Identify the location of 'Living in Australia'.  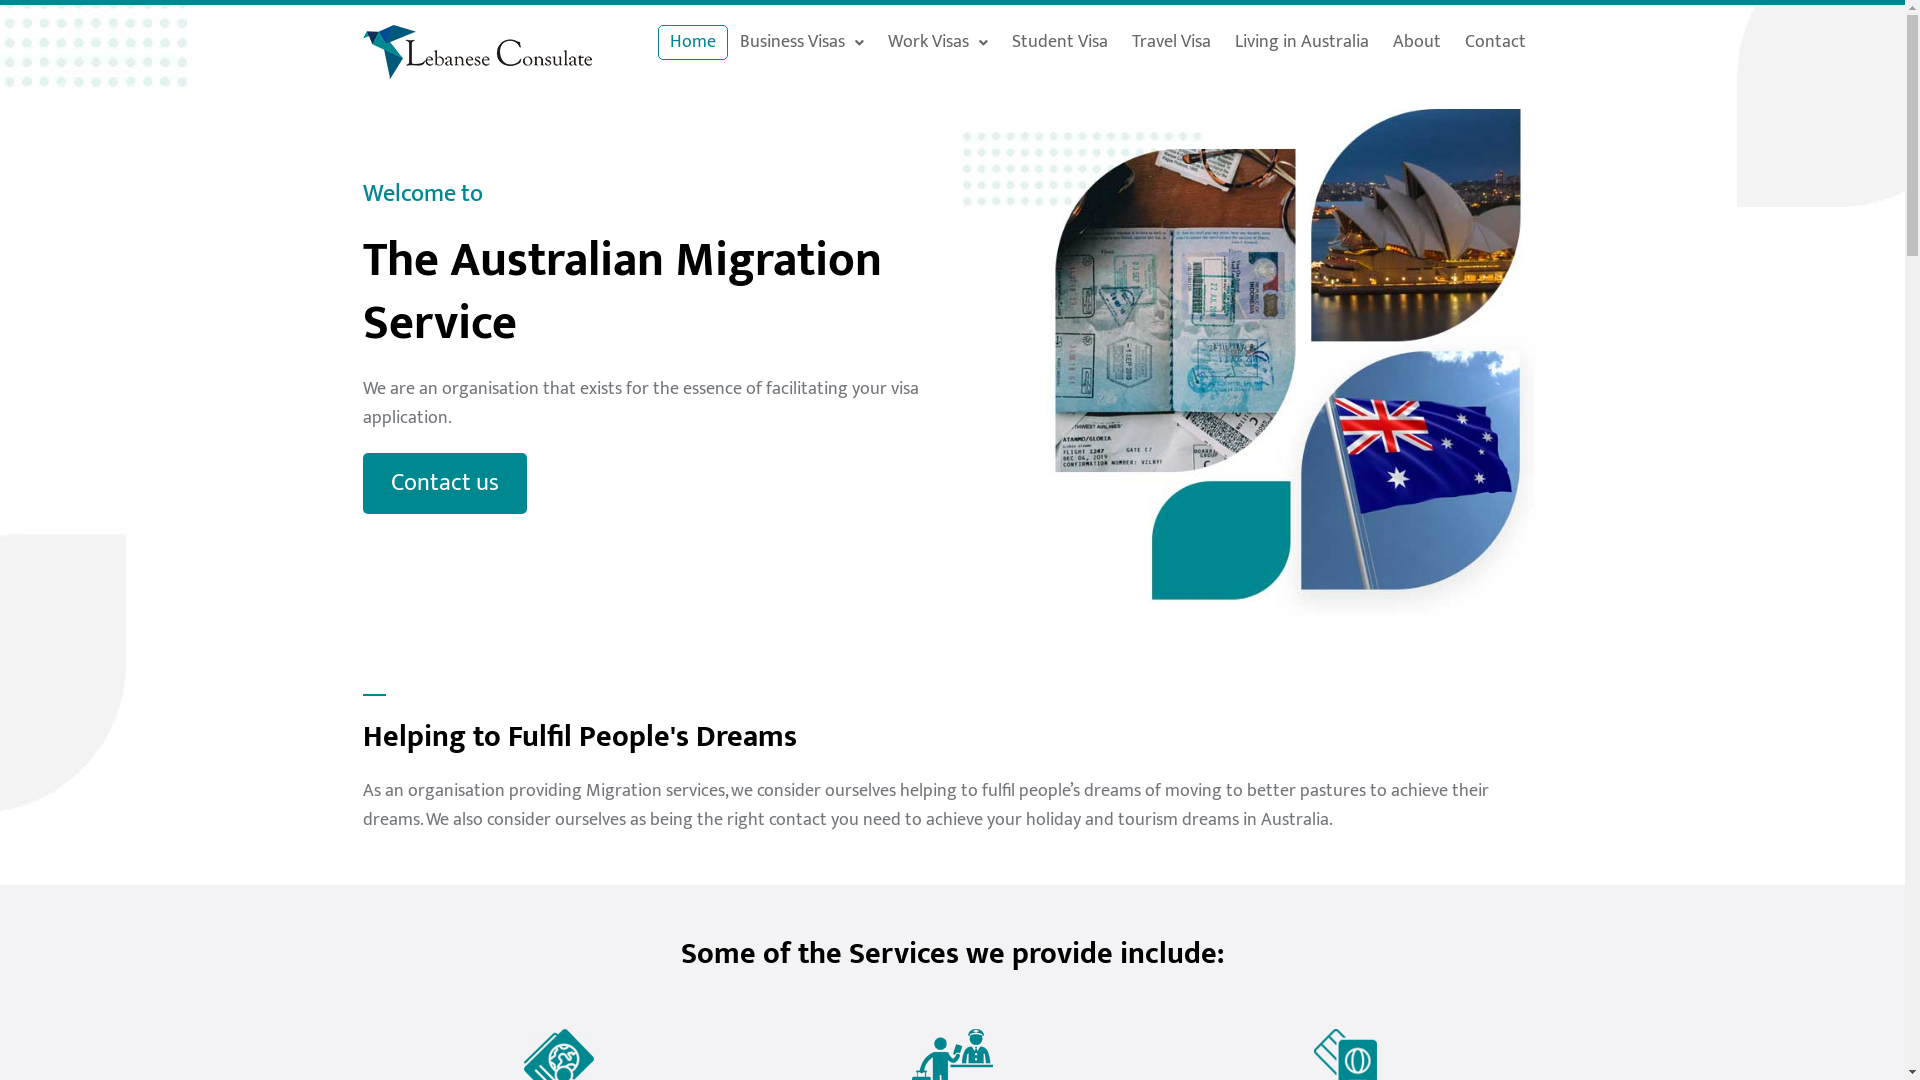
(1222, 42).